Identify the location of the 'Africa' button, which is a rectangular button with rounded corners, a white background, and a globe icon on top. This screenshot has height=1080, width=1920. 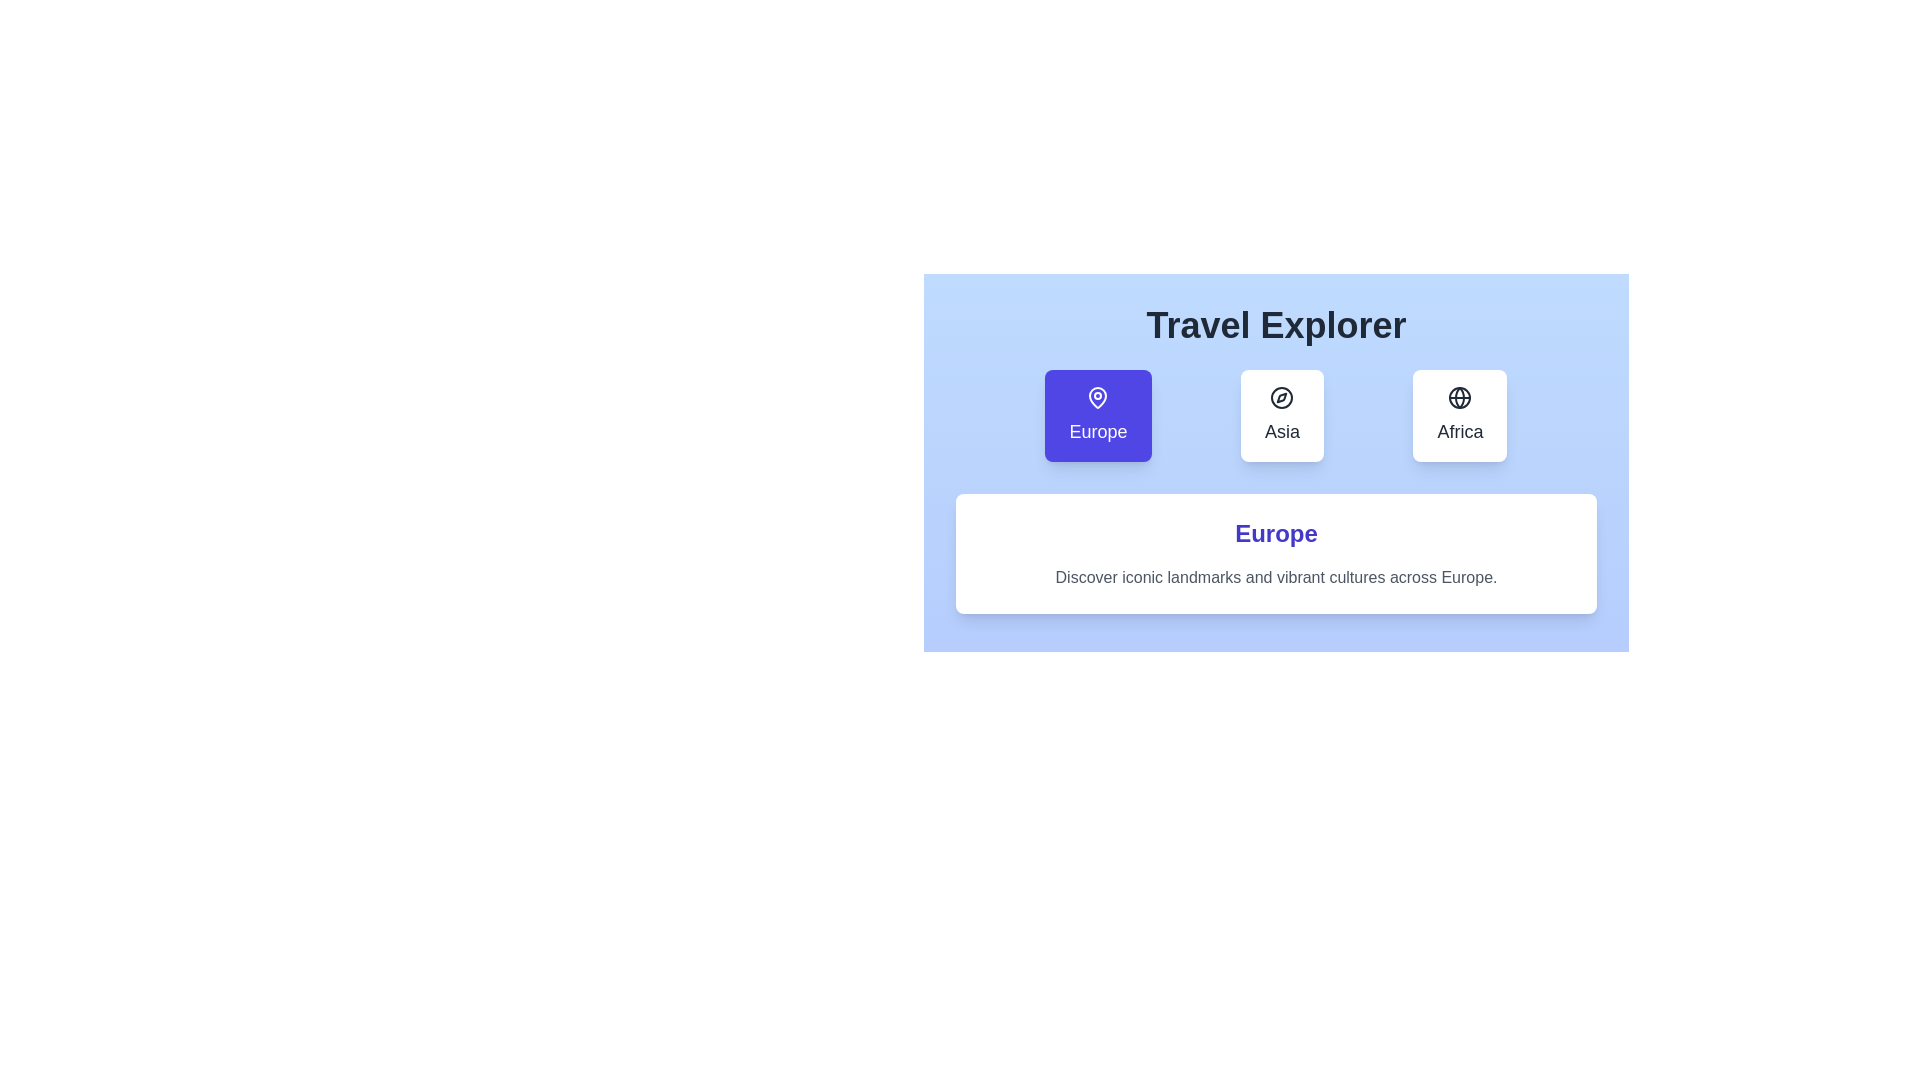
(1460, 415).